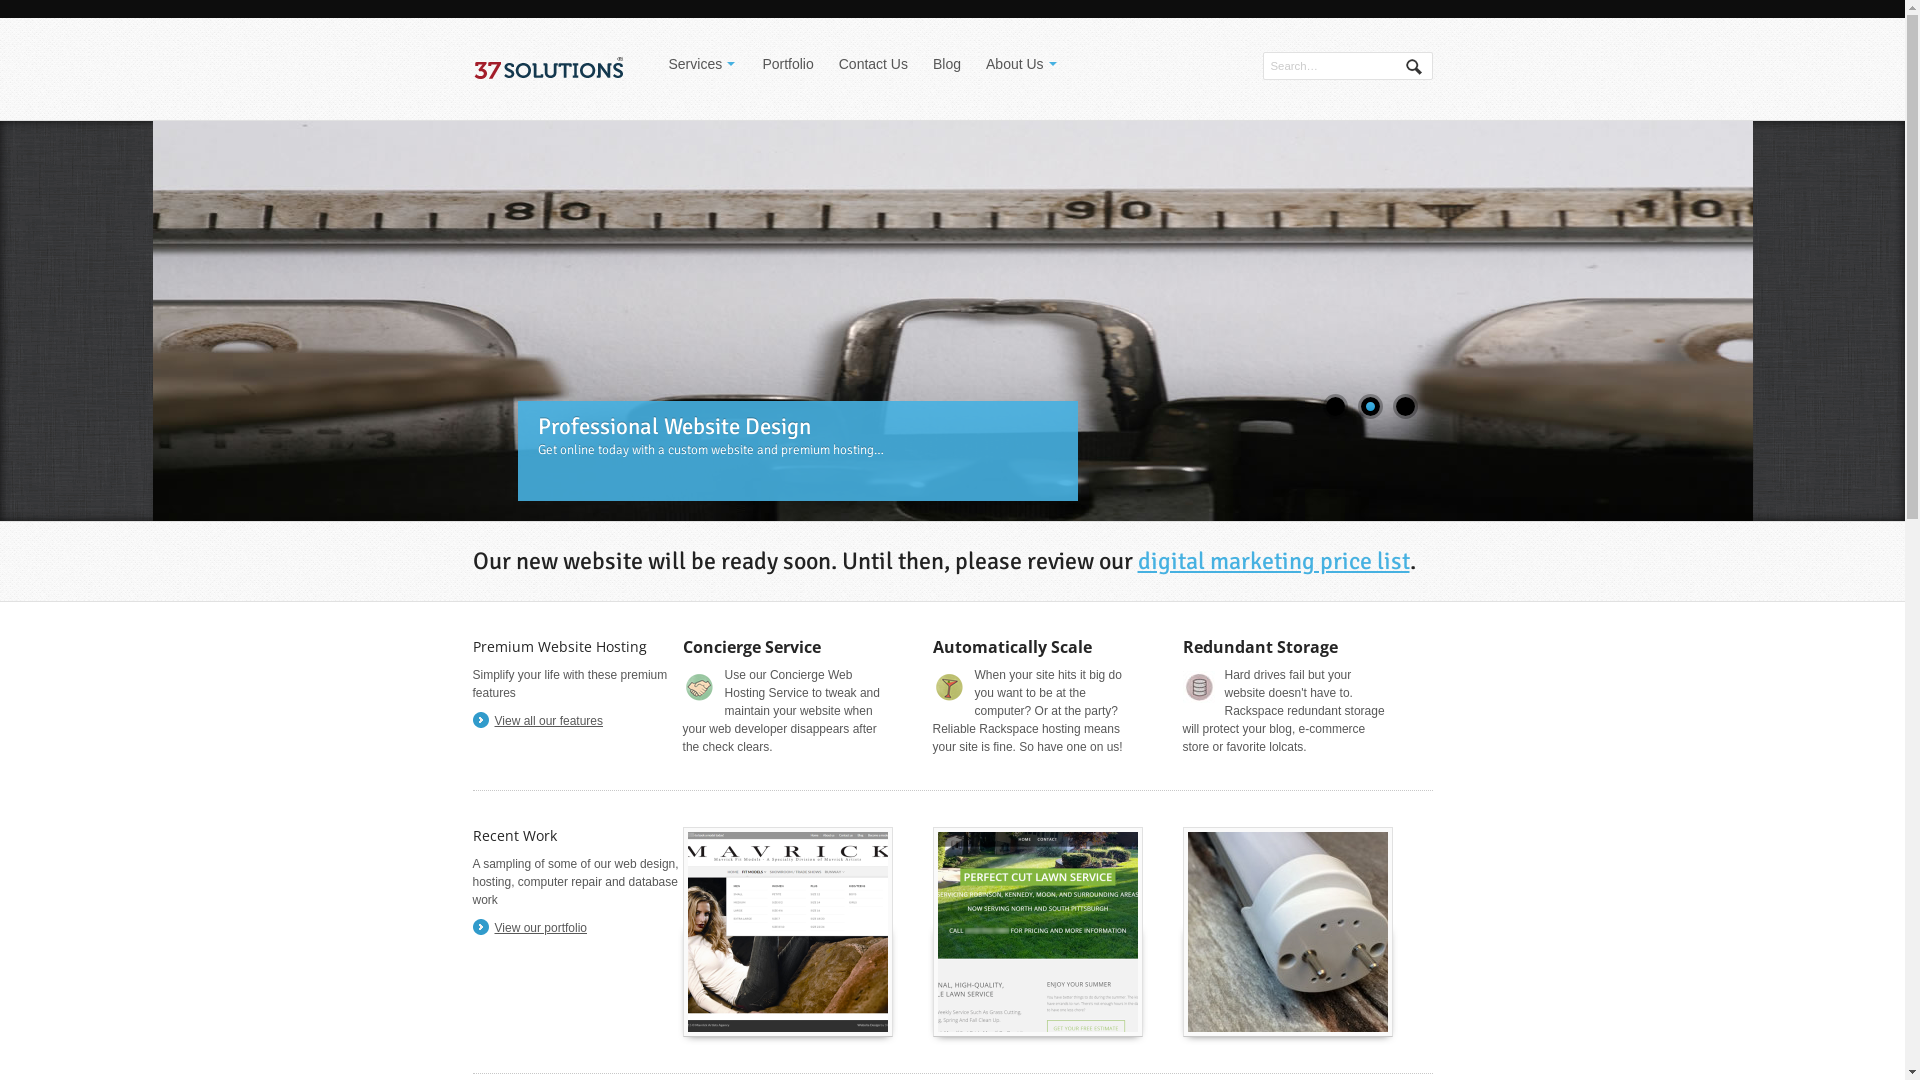 This screenshot has width=1920, height=1080. Describe the element at coordinates (702, 64) in the screenshot. I see `'Services'` at that location.